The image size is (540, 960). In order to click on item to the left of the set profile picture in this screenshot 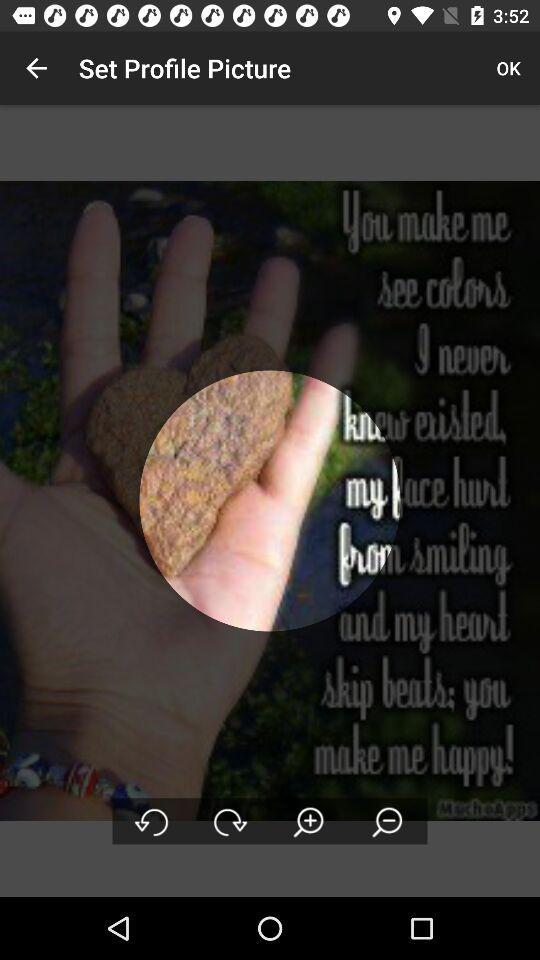, I will do `click(36, 68)`.